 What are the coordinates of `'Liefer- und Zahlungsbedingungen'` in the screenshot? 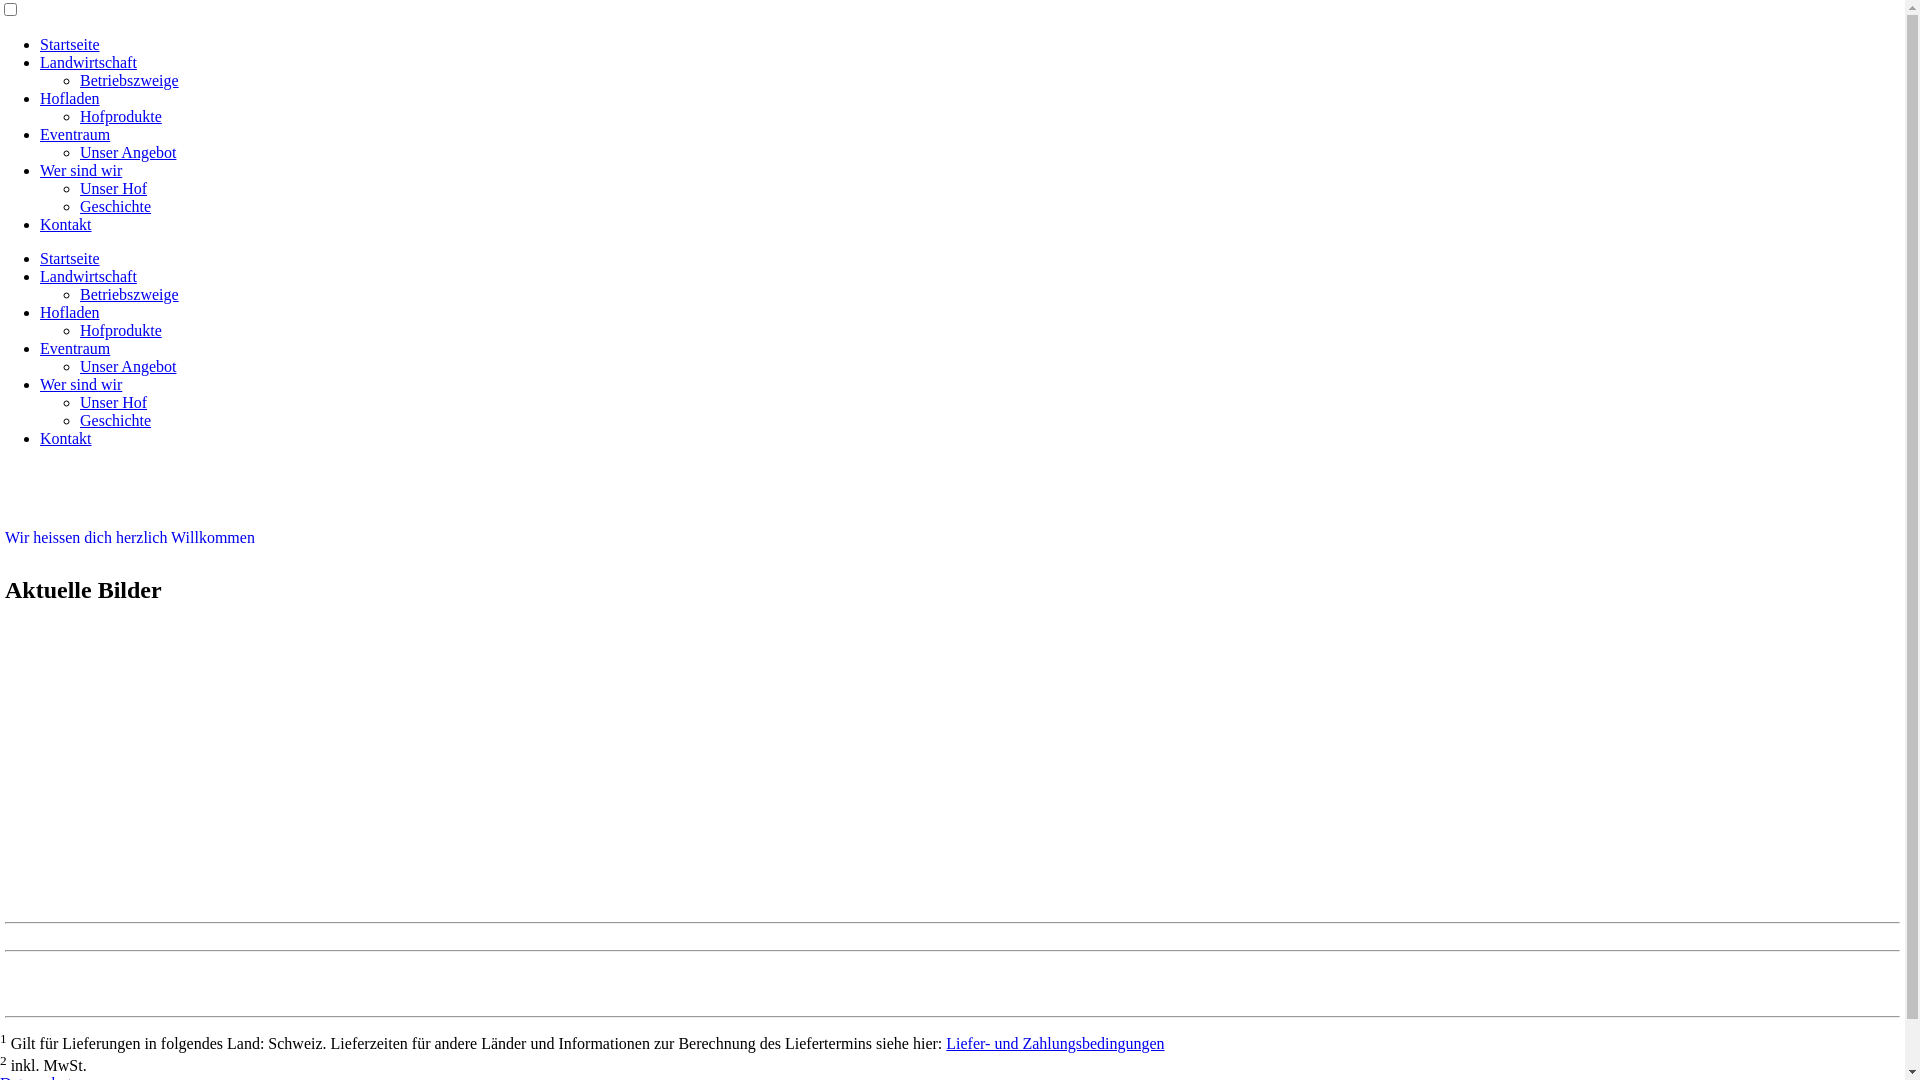 It's located at (1054, 1042).